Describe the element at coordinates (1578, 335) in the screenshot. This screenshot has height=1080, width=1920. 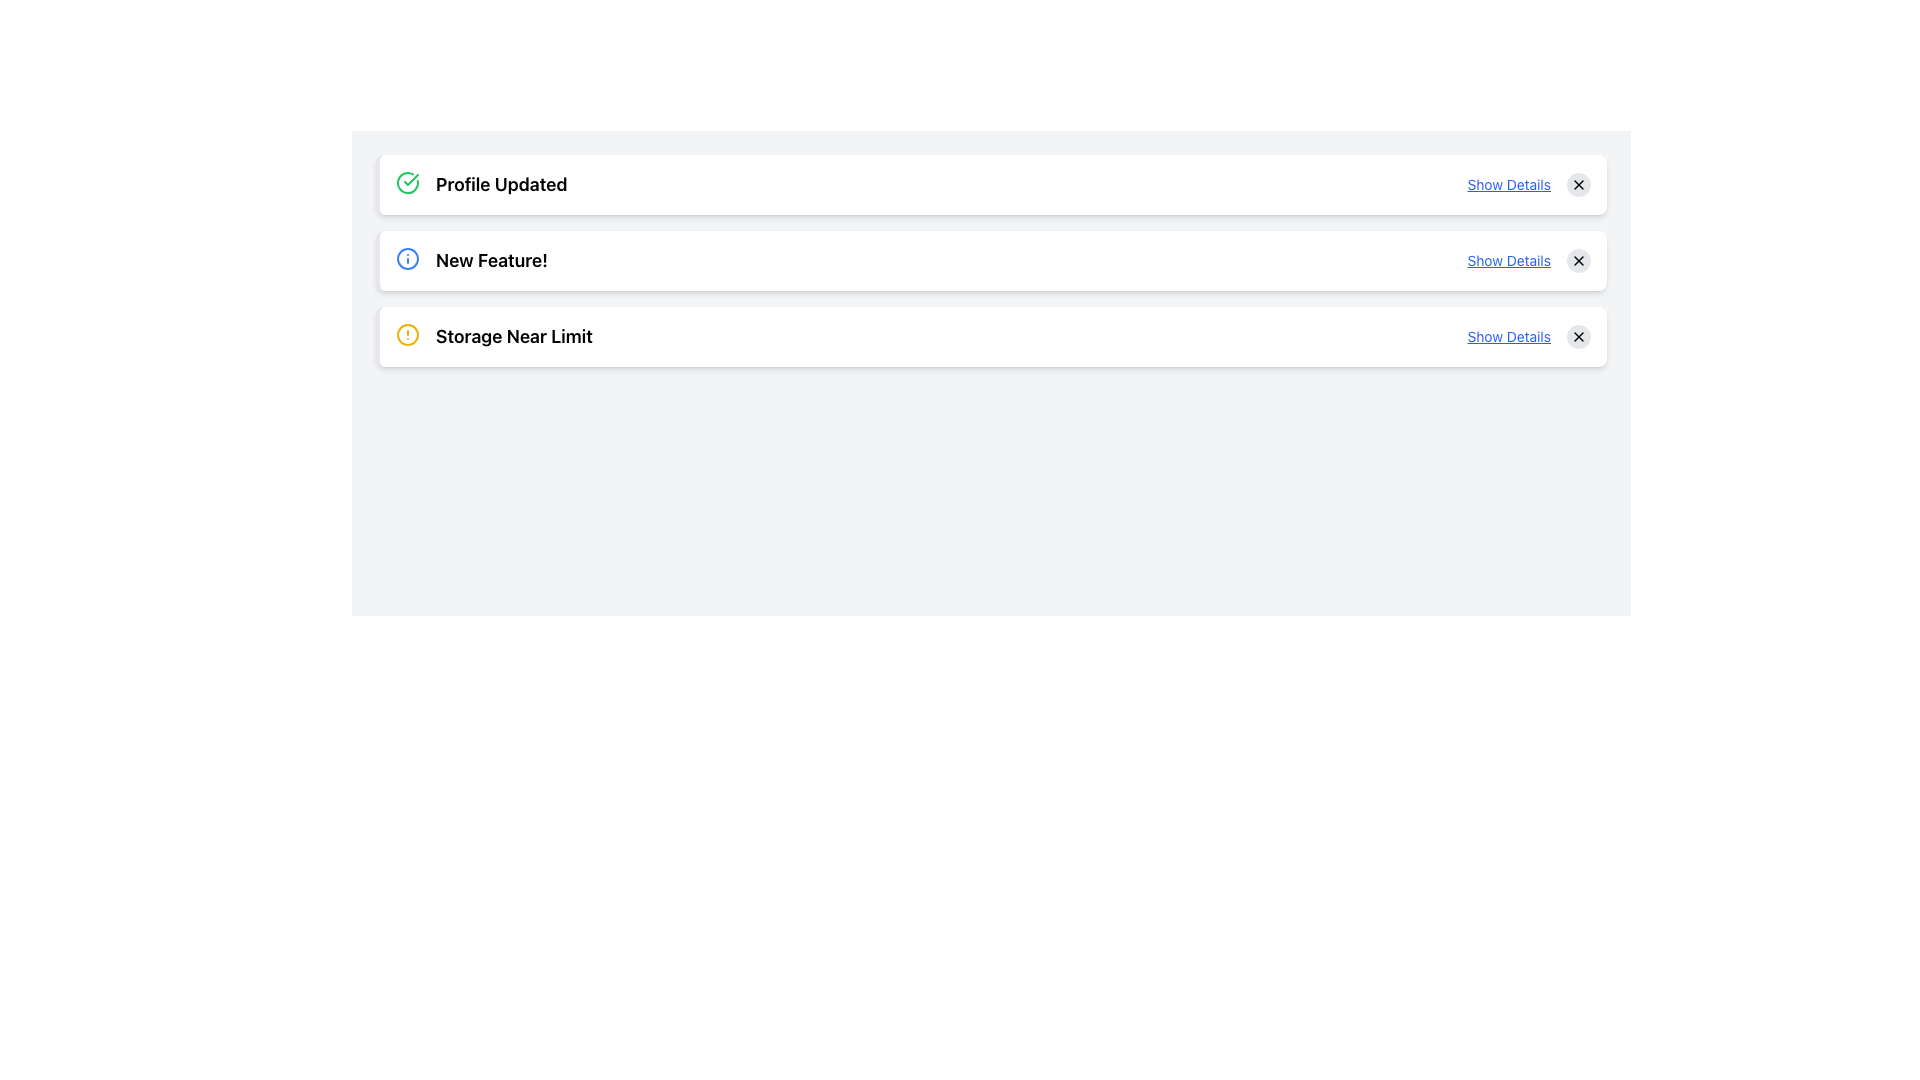
I see `the dismiss button located on the far right of the 'Storage Near Limit' row, adjacent to the 'Show Details' text` at that location.